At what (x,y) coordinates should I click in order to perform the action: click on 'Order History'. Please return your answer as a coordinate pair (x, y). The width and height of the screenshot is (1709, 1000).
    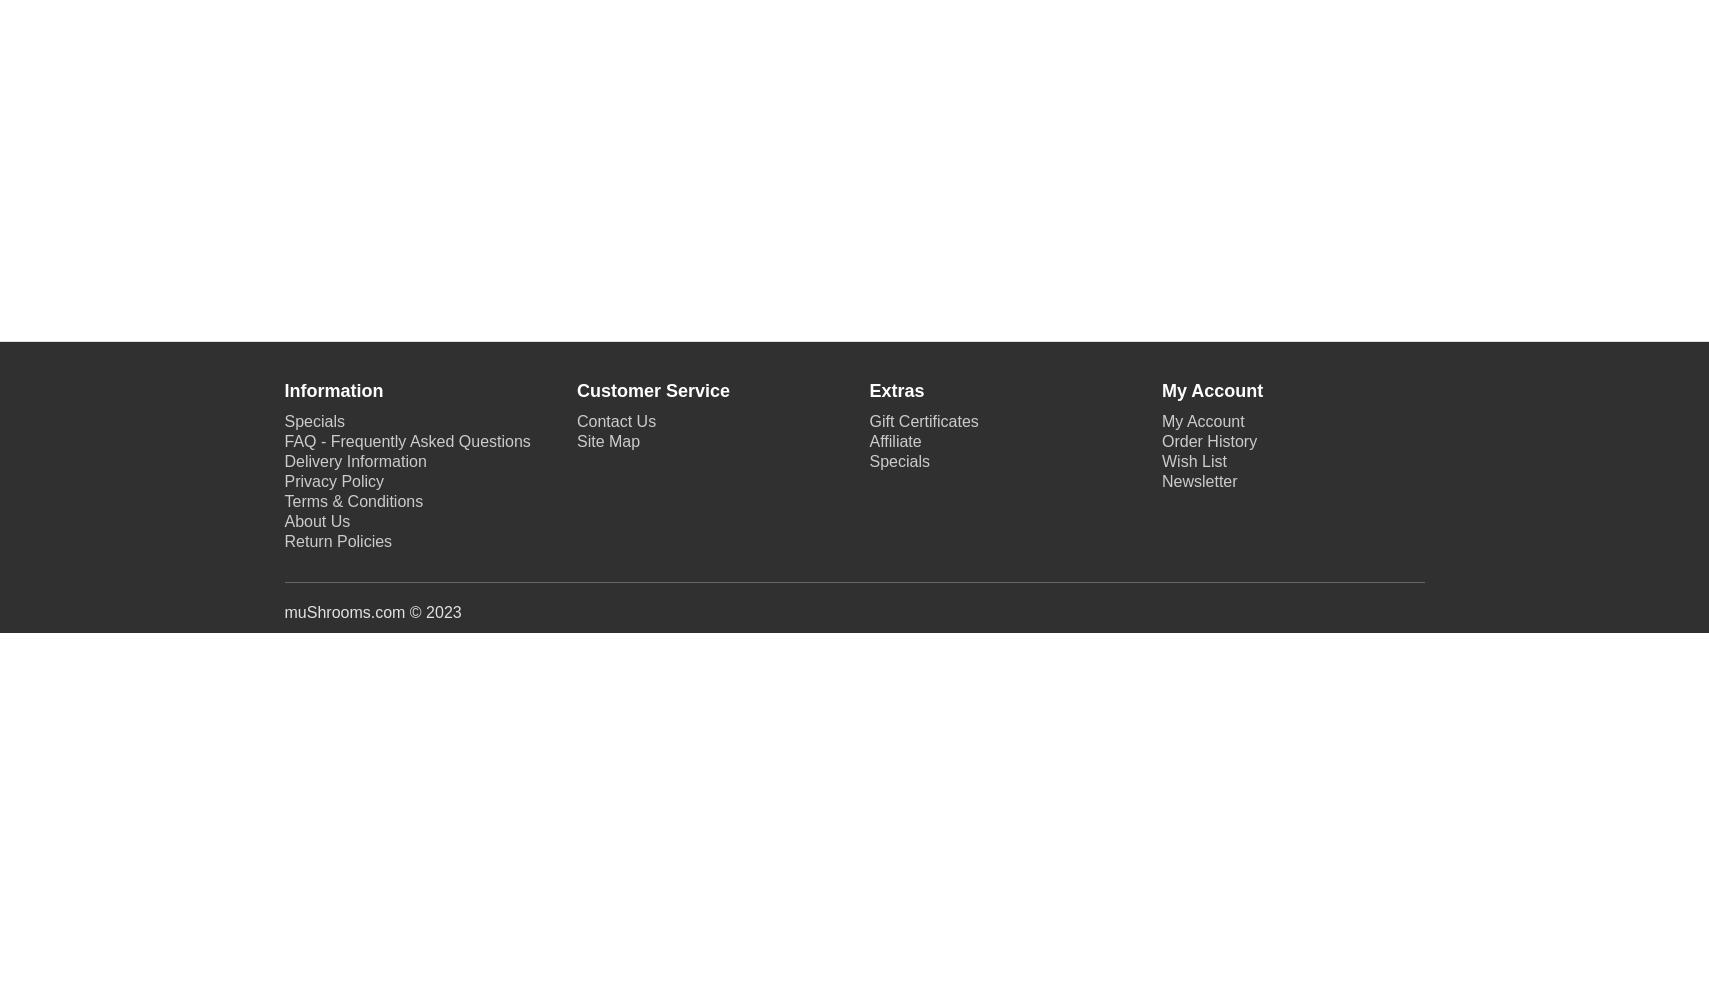
    Looking at the image, I should click on (1209, 440).